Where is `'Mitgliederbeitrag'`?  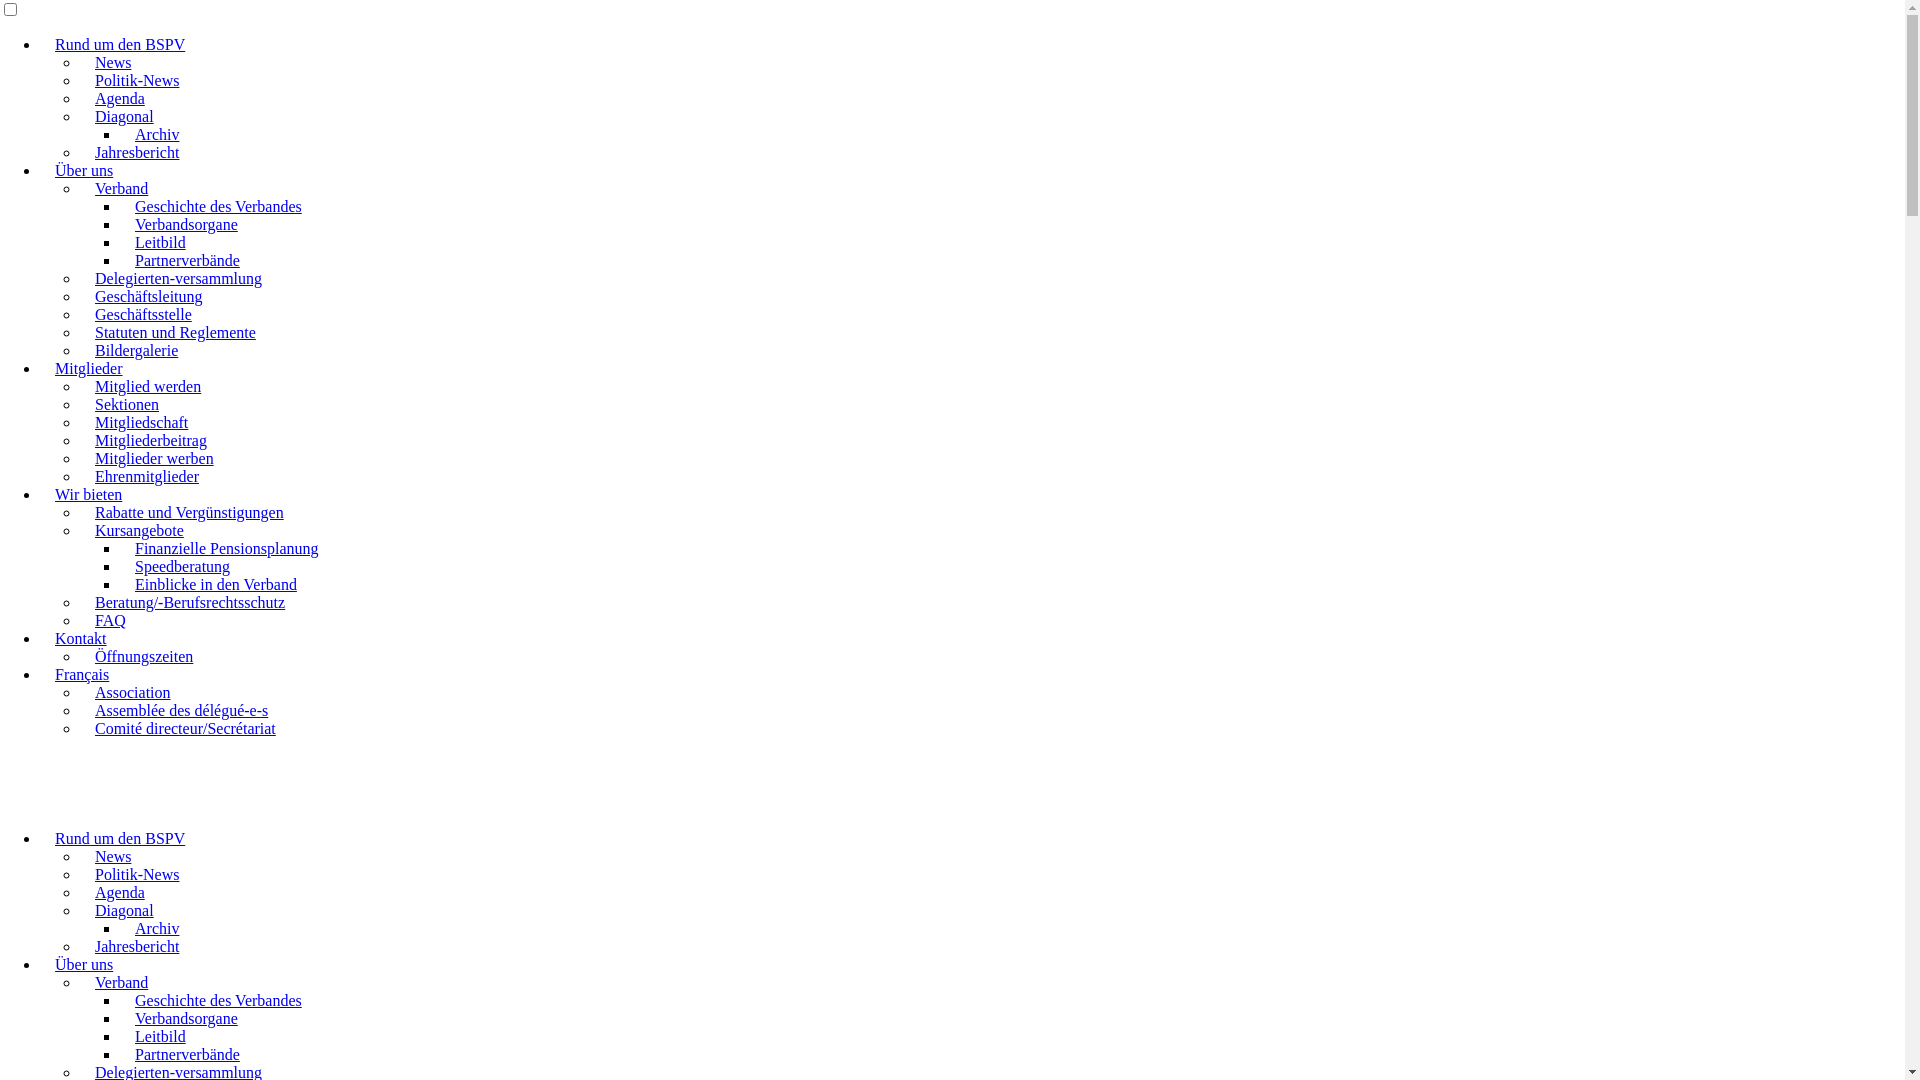 'Mitgliederbeitrag' is located at coordinates (80, 439).